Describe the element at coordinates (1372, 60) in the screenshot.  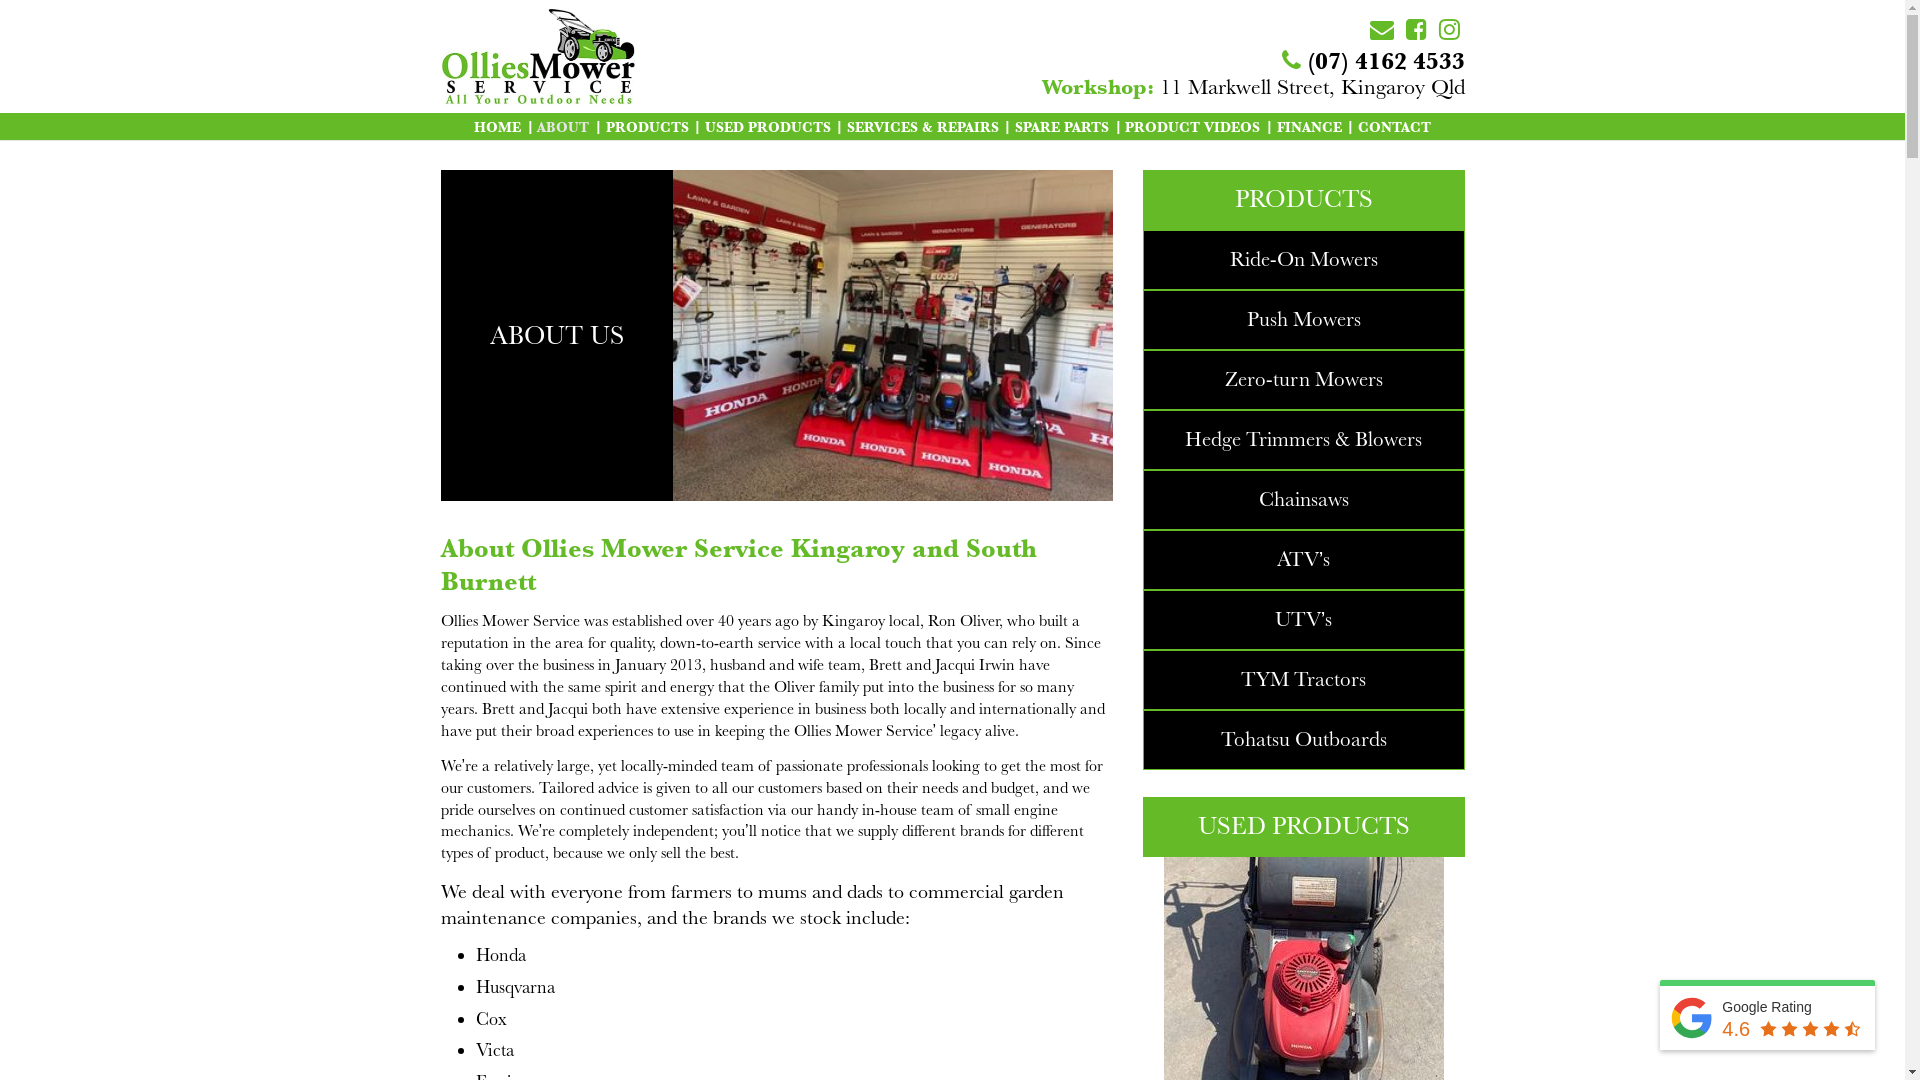
I see `'(07) 4162 4533'` at that location.